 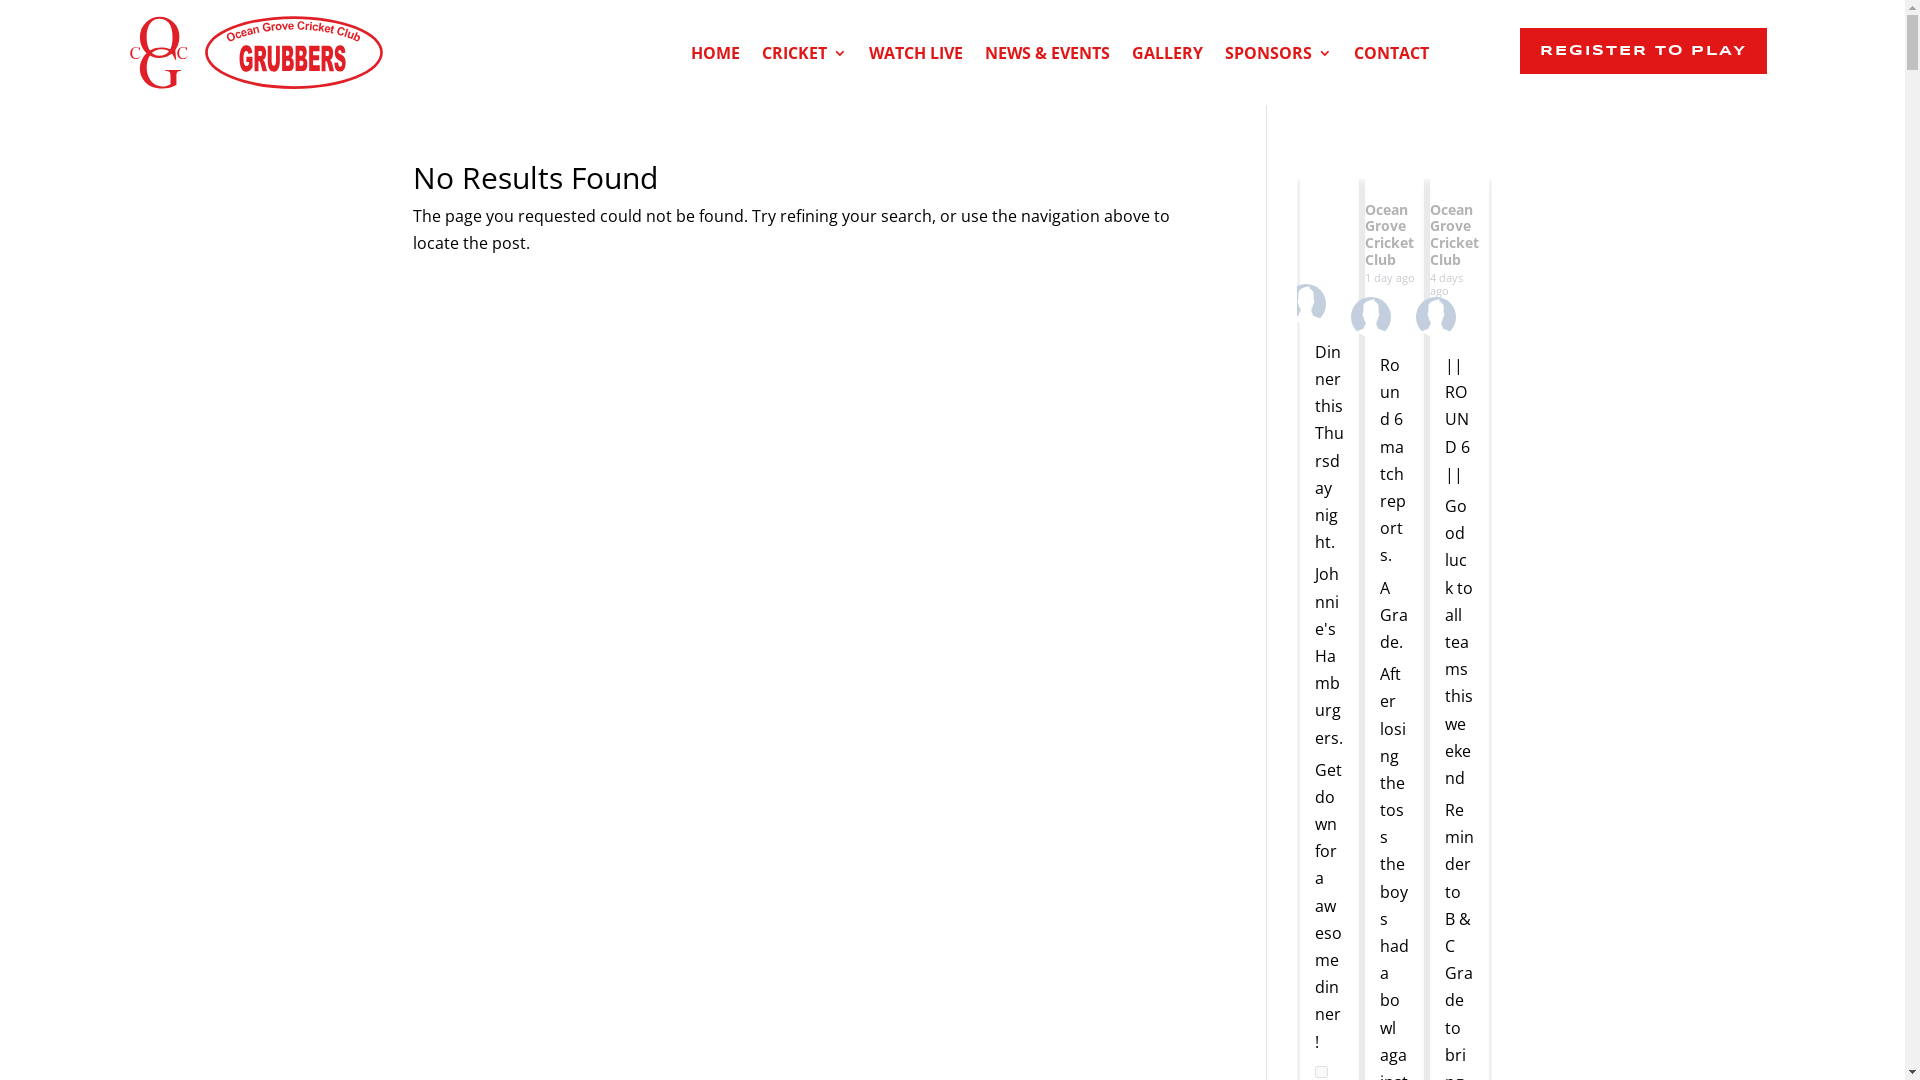 I want to click on 'CONTACT', so click(x=1390, y=56).